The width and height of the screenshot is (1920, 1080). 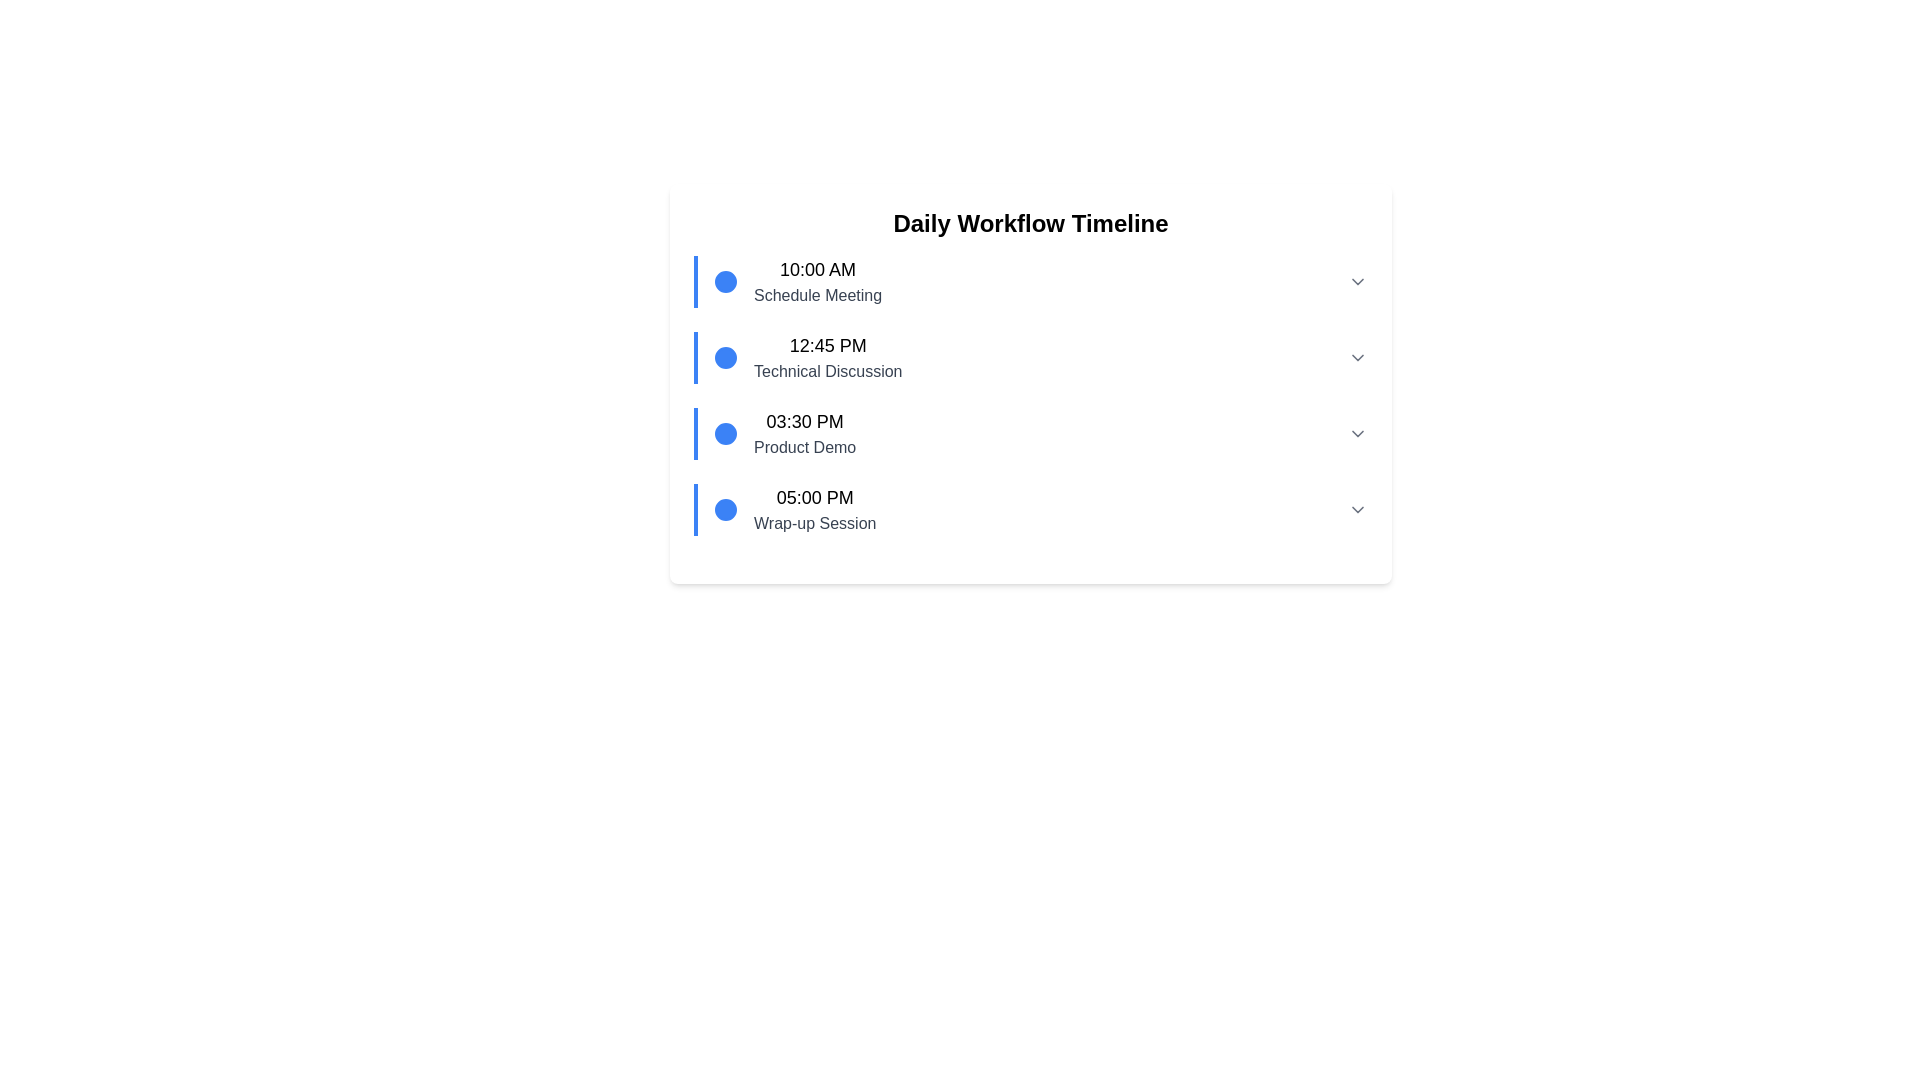 What do you see at coordinates (1358, 281) in the screenshot?
I see `the Chevron icon next to the '10:00 AM Schedule Meeting' entry to change its visual state` at bounding box center [1358, 281].